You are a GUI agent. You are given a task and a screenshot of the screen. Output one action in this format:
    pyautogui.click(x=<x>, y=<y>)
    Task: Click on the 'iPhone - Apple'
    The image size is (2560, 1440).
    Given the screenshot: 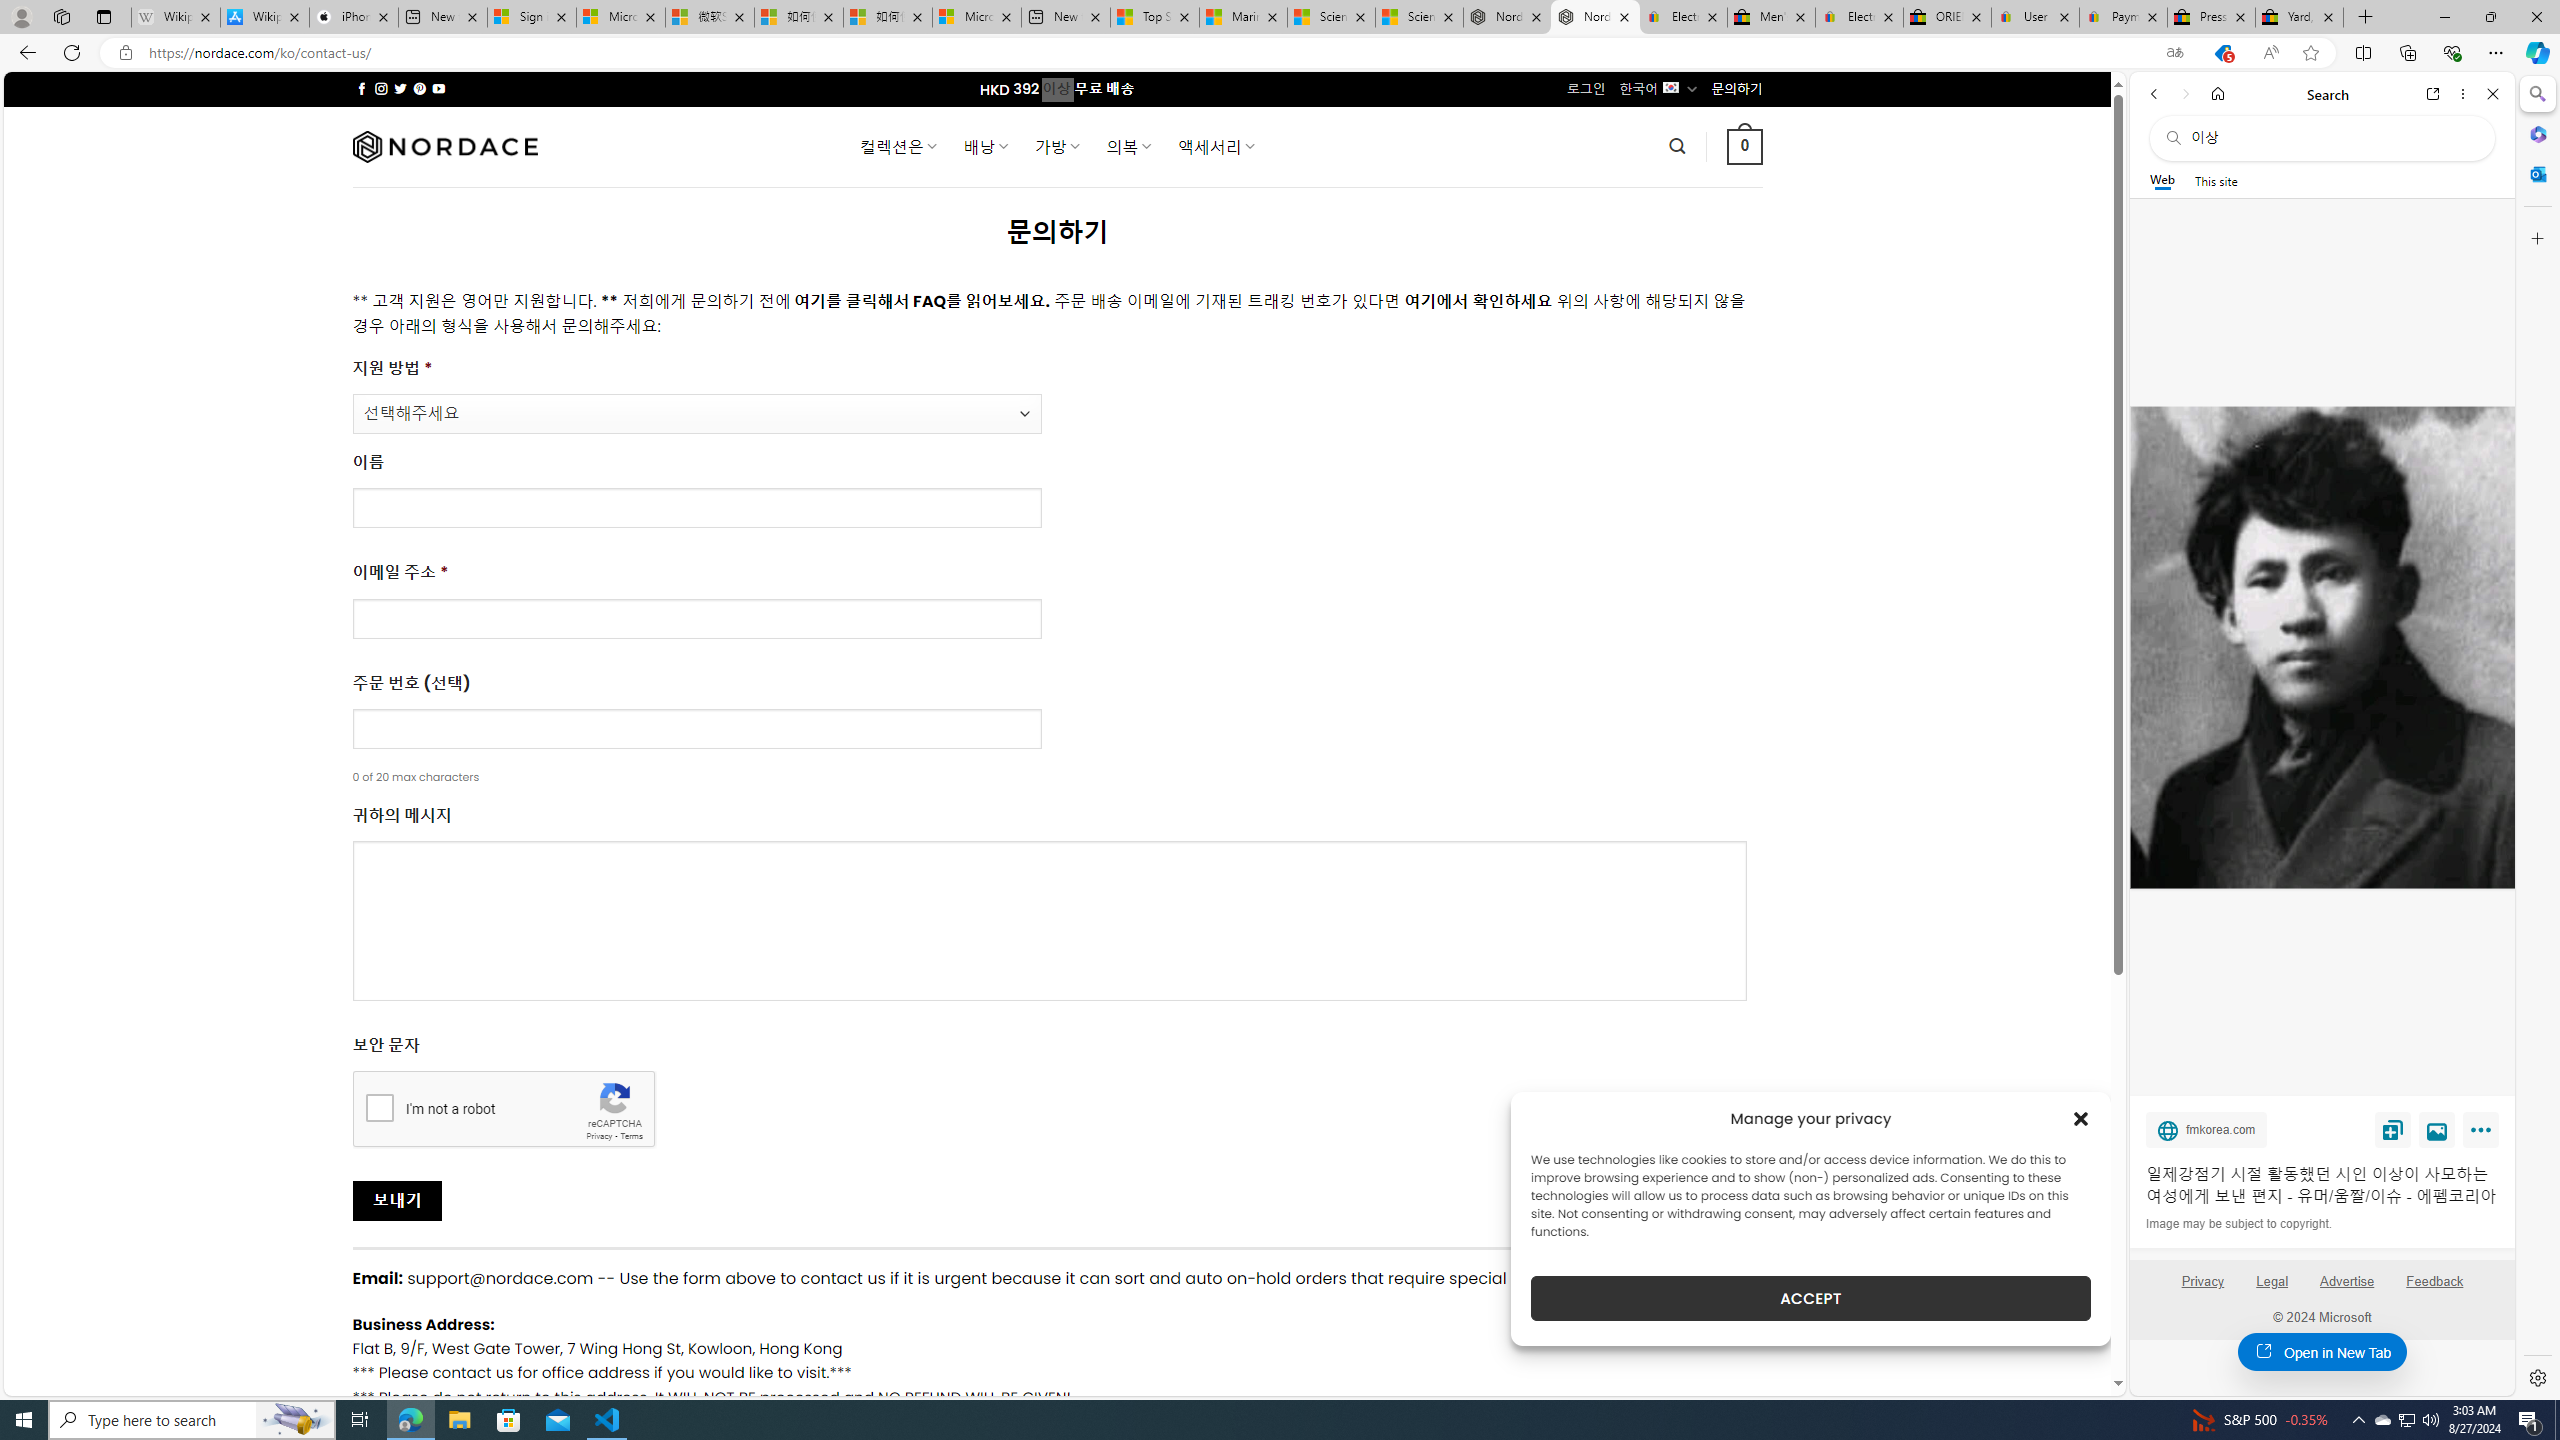 What is the action you would take?
    pyautogui.click(x=354, y=16)
    